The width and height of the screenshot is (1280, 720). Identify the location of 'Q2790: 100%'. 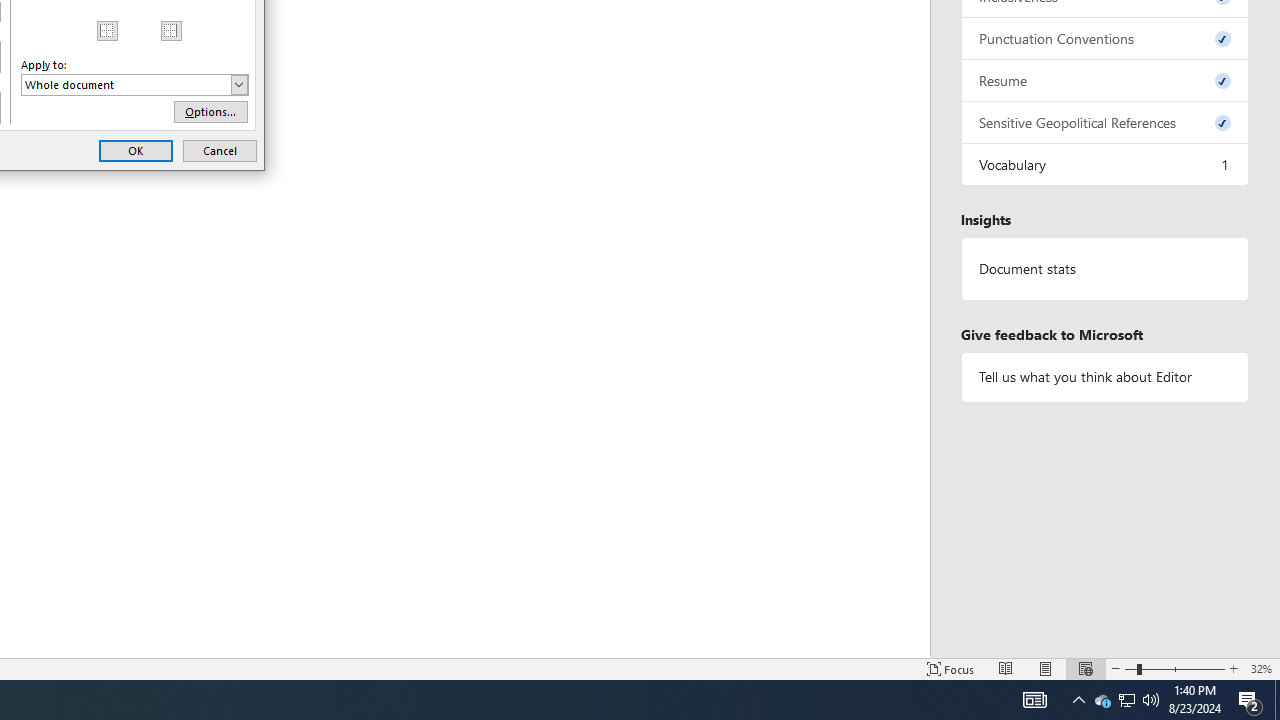
(1151, 698).